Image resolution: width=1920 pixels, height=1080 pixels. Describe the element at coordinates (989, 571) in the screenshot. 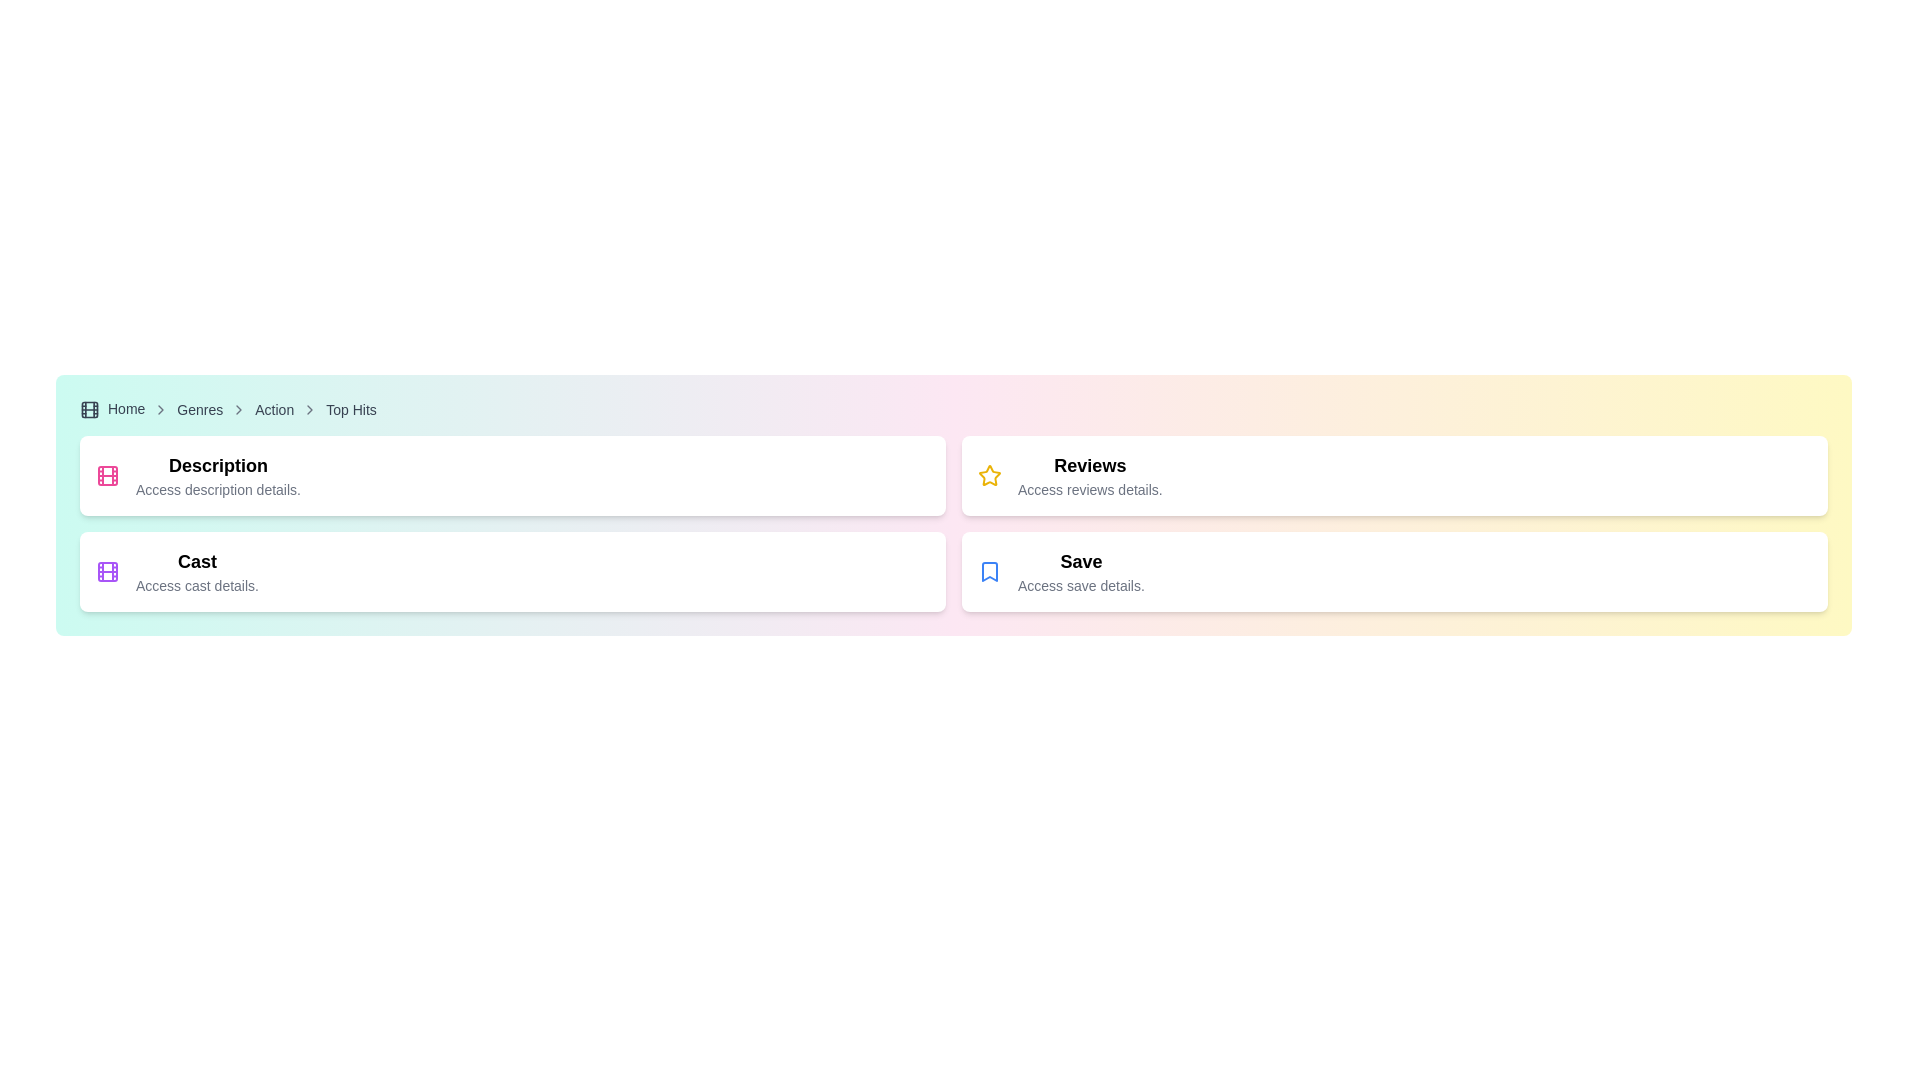

I see `the bookmark icon that represents the 'Save' action` at that location.